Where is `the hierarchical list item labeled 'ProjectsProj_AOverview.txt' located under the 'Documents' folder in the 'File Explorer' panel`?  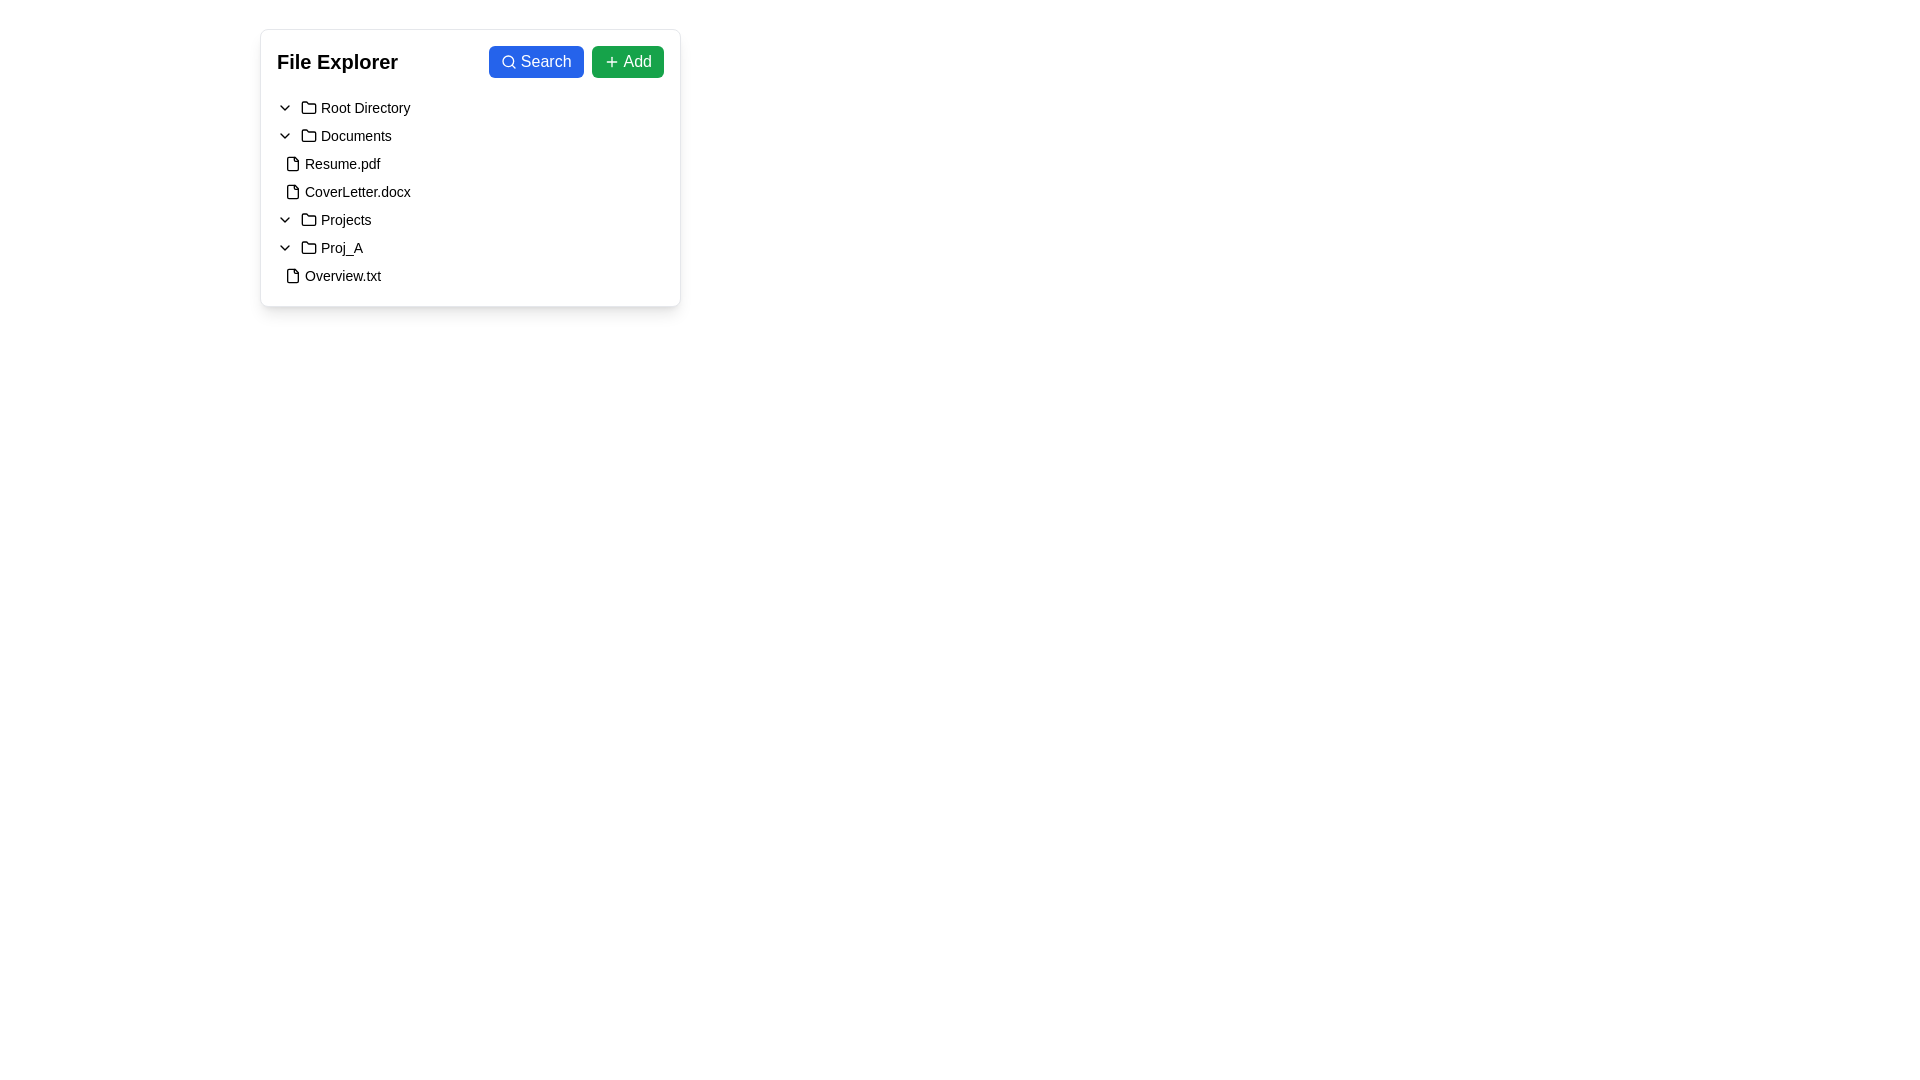 the hierarchical list item labeled 'ProjectsProj_AOverview.txt' located under the 'Documents' folder in the 'File Explorer' panel is located at coordinates (469, 246).